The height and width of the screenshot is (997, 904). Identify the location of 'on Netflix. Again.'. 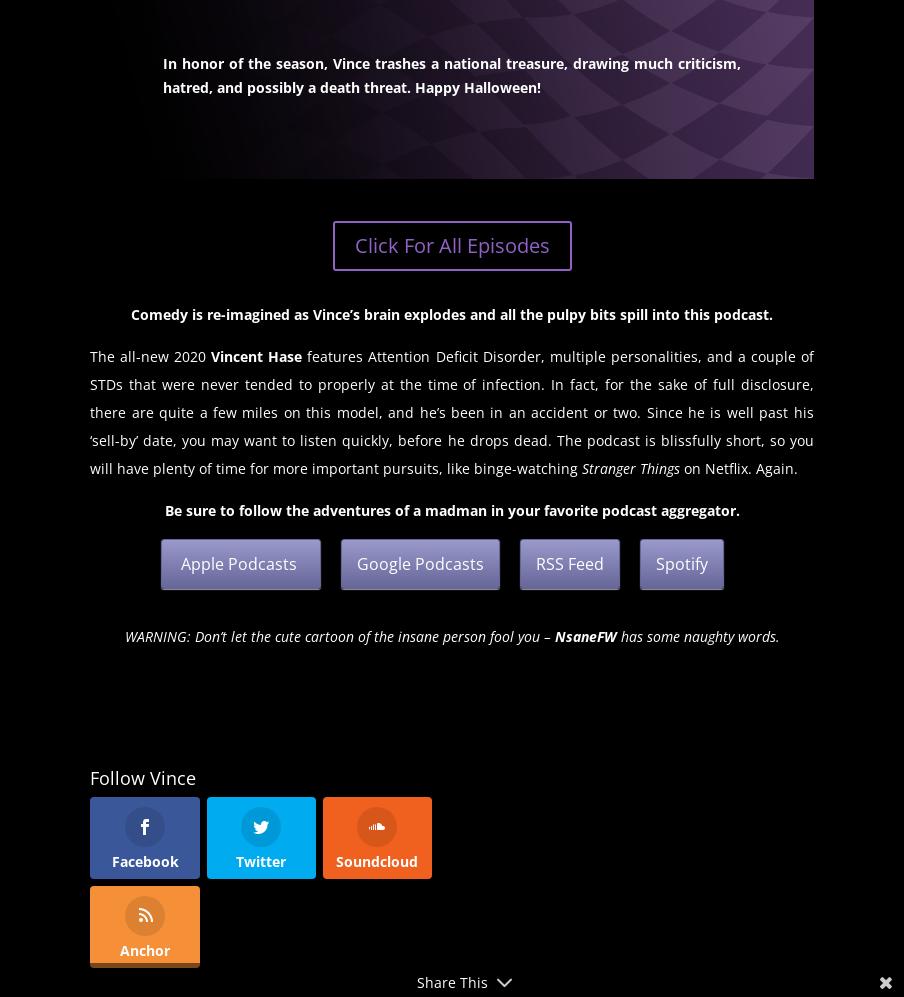
(739, 468).